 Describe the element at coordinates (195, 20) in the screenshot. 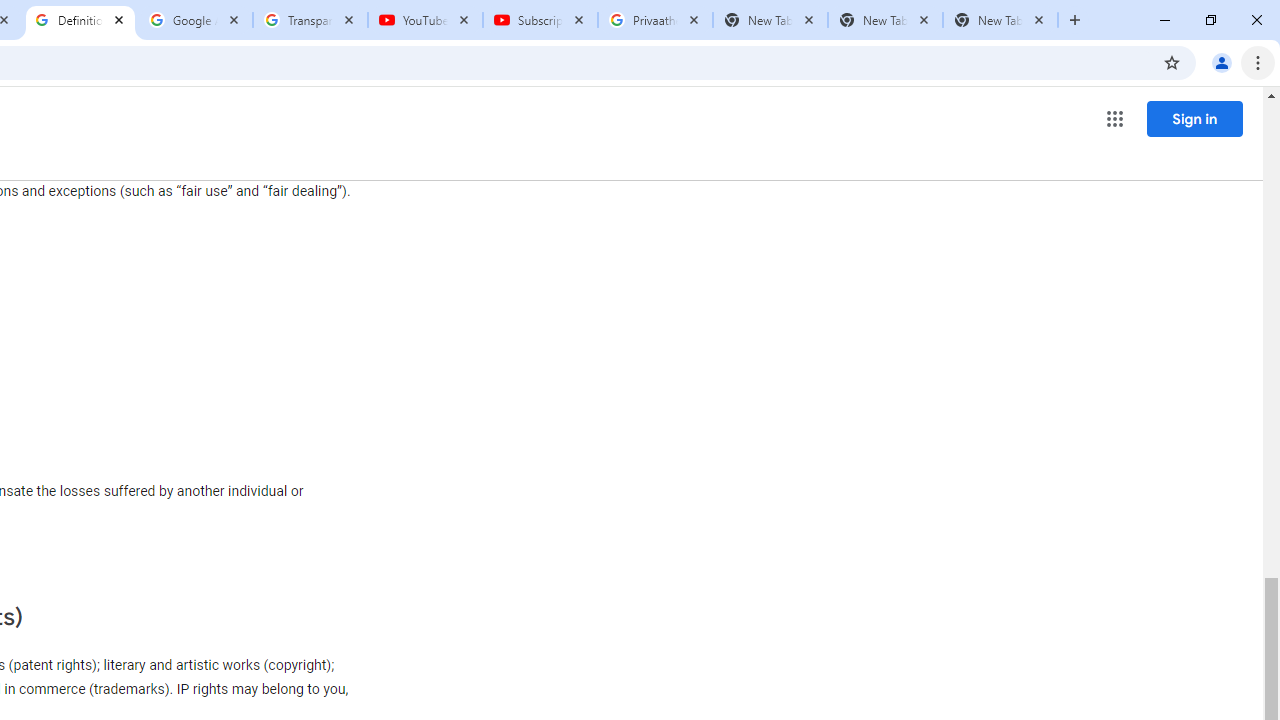

I see `'Google Account'` at that location.